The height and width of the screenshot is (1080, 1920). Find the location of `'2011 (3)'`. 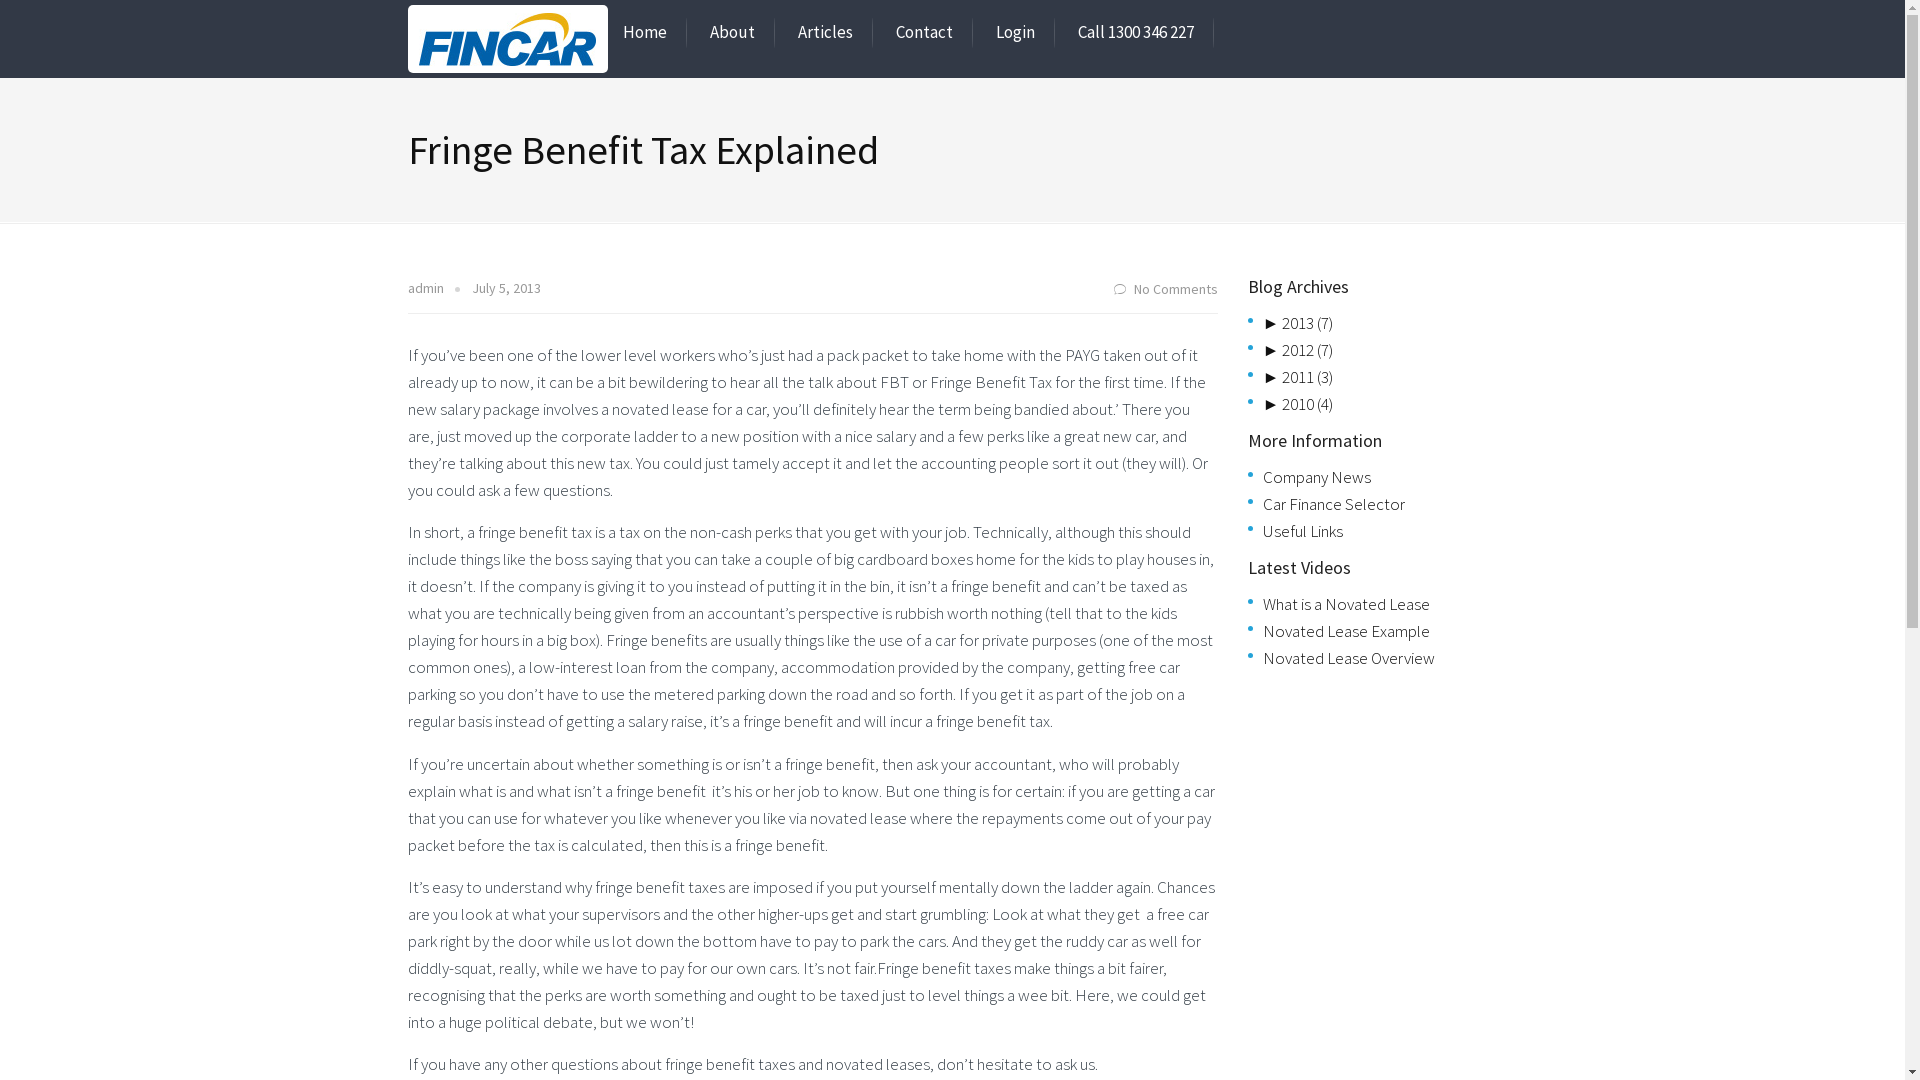

'2011 (3)' is located at coordinates (1281, 377).